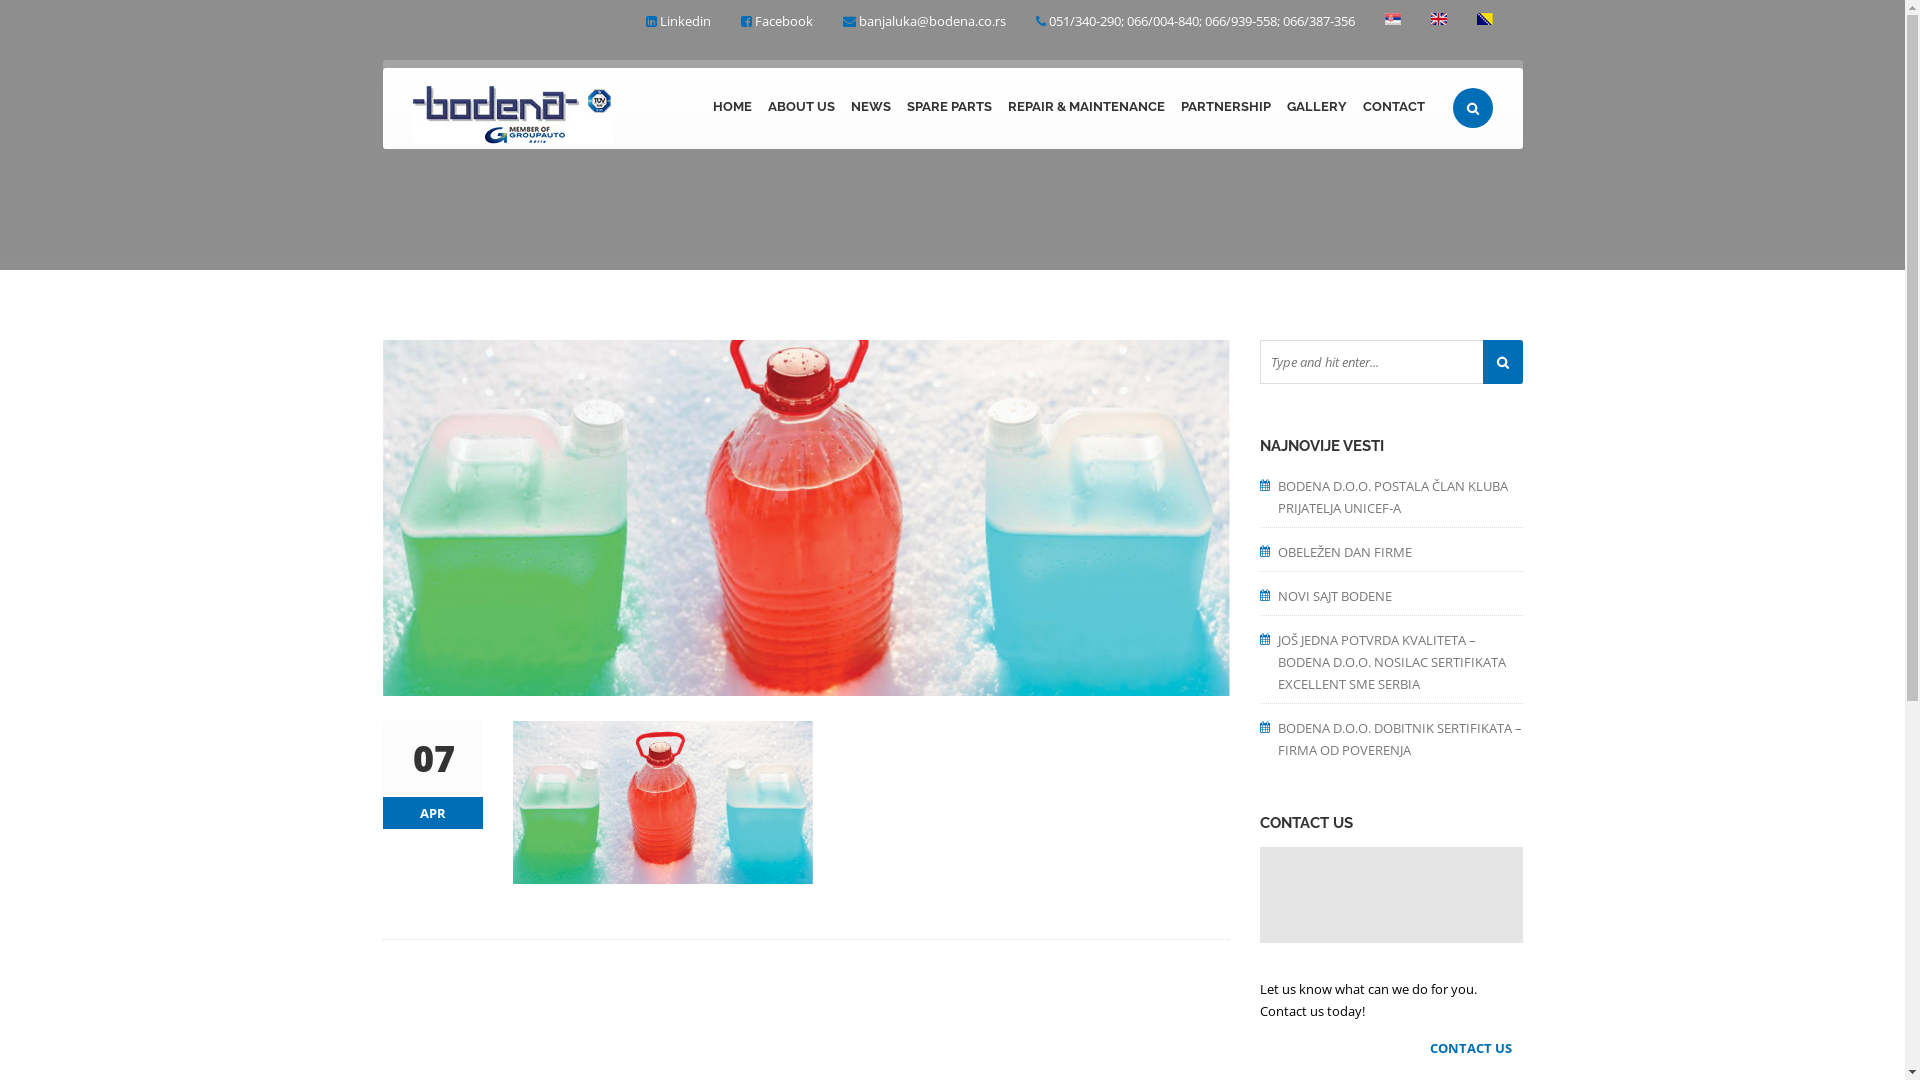  Describe the element at coordinates (1171, 108) in the screenshot. I see `'PARTNERSHIP'` at that location.